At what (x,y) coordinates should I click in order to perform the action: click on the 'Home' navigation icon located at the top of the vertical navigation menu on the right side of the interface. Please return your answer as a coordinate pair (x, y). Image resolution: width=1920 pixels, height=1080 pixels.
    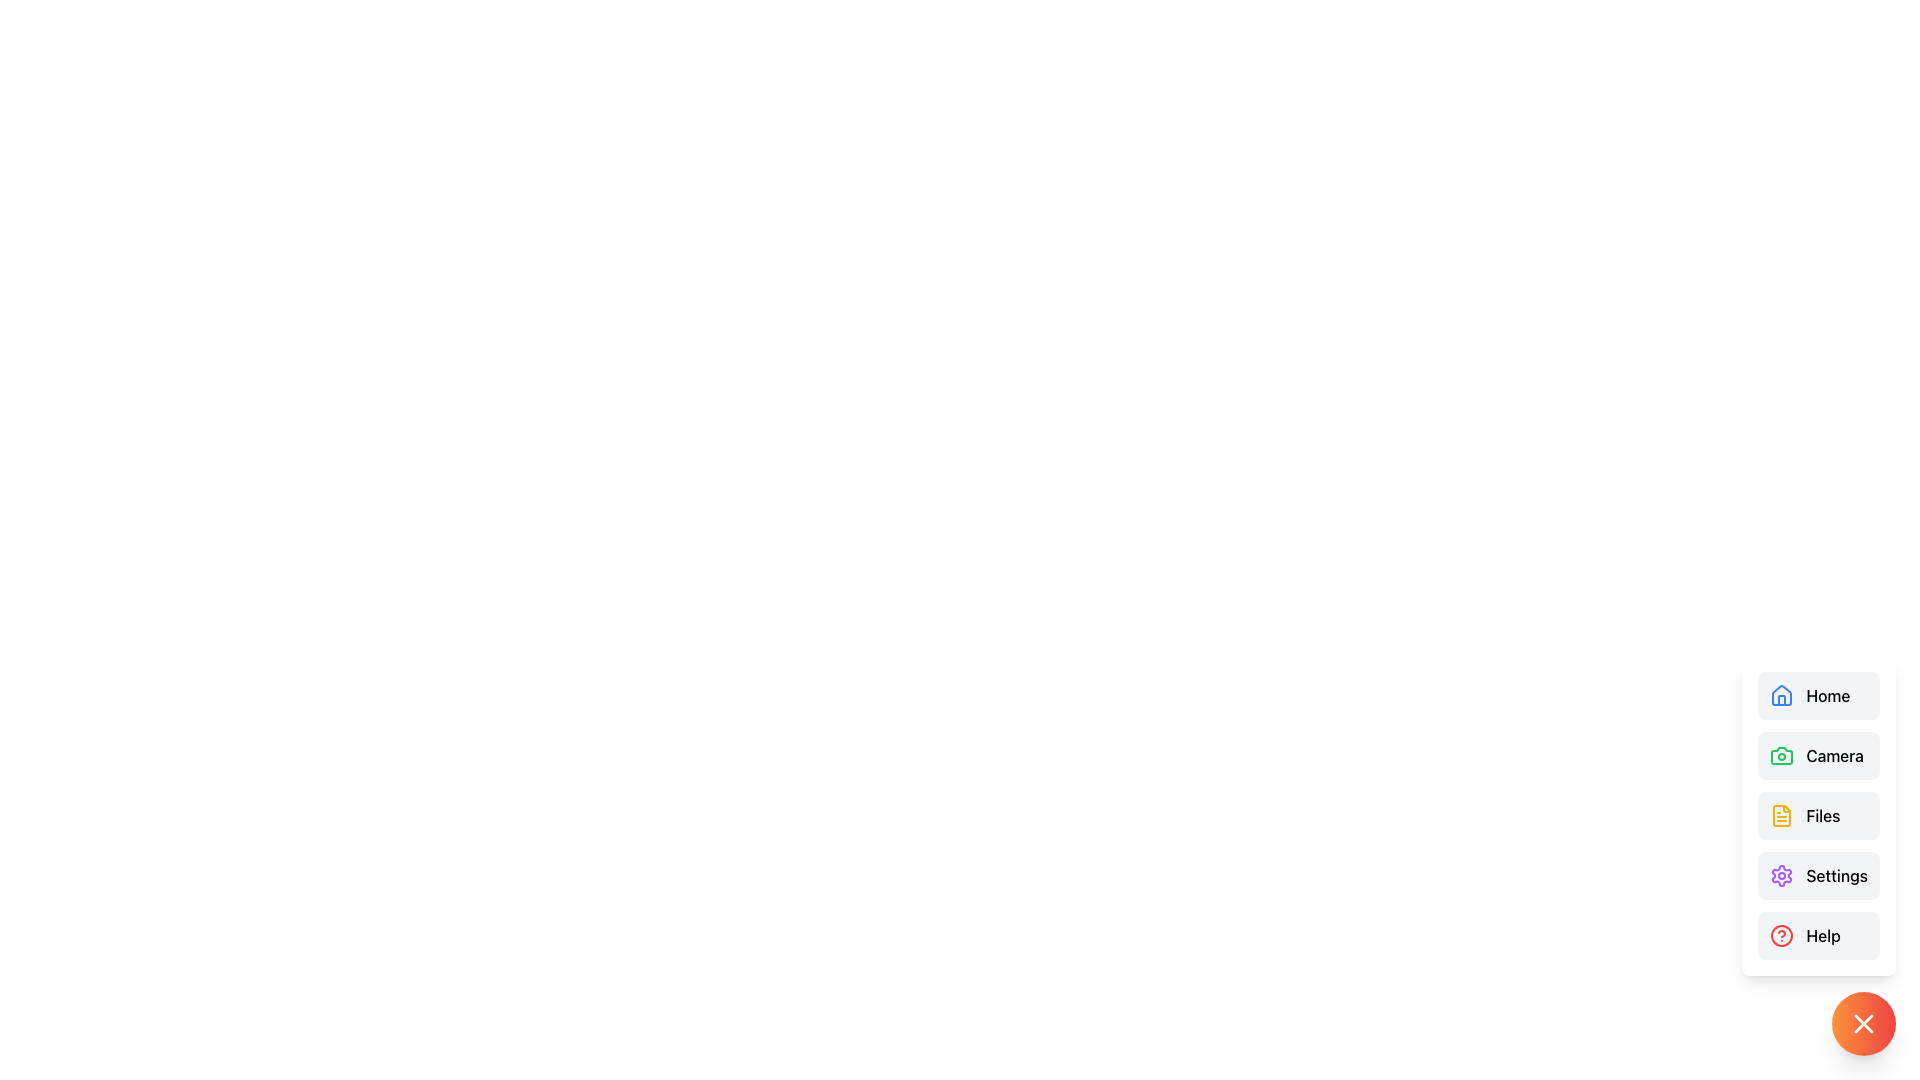
    Looking at the image, I should click on (1782, 694).